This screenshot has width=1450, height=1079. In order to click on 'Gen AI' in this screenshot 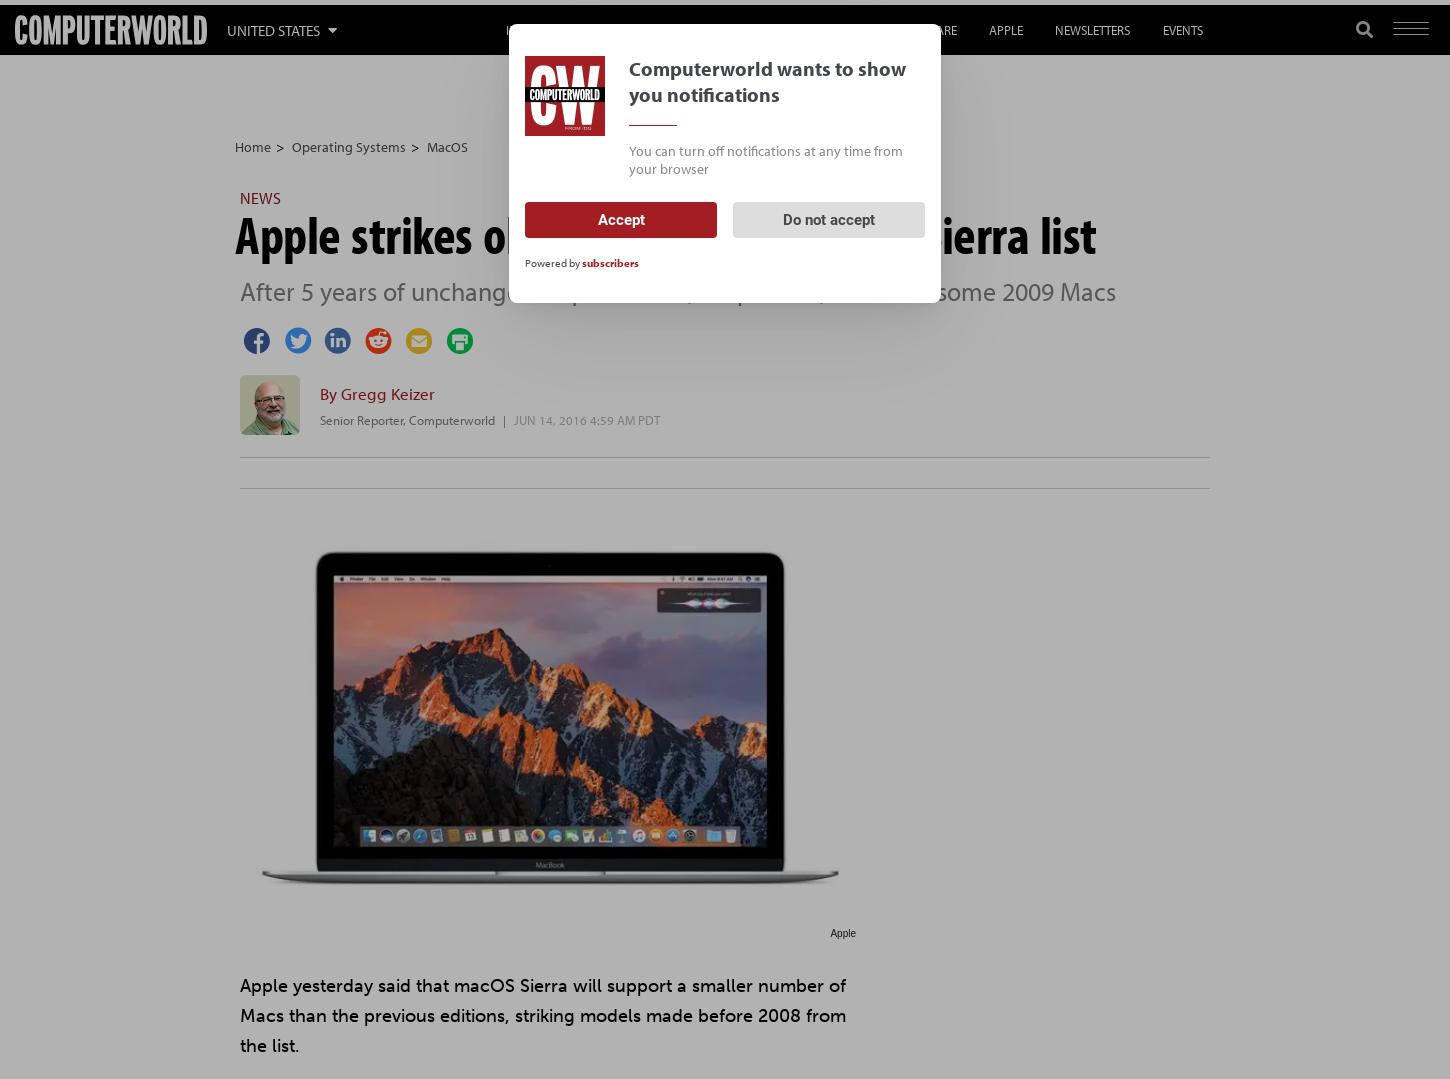, I will do `click(805, 29)`.